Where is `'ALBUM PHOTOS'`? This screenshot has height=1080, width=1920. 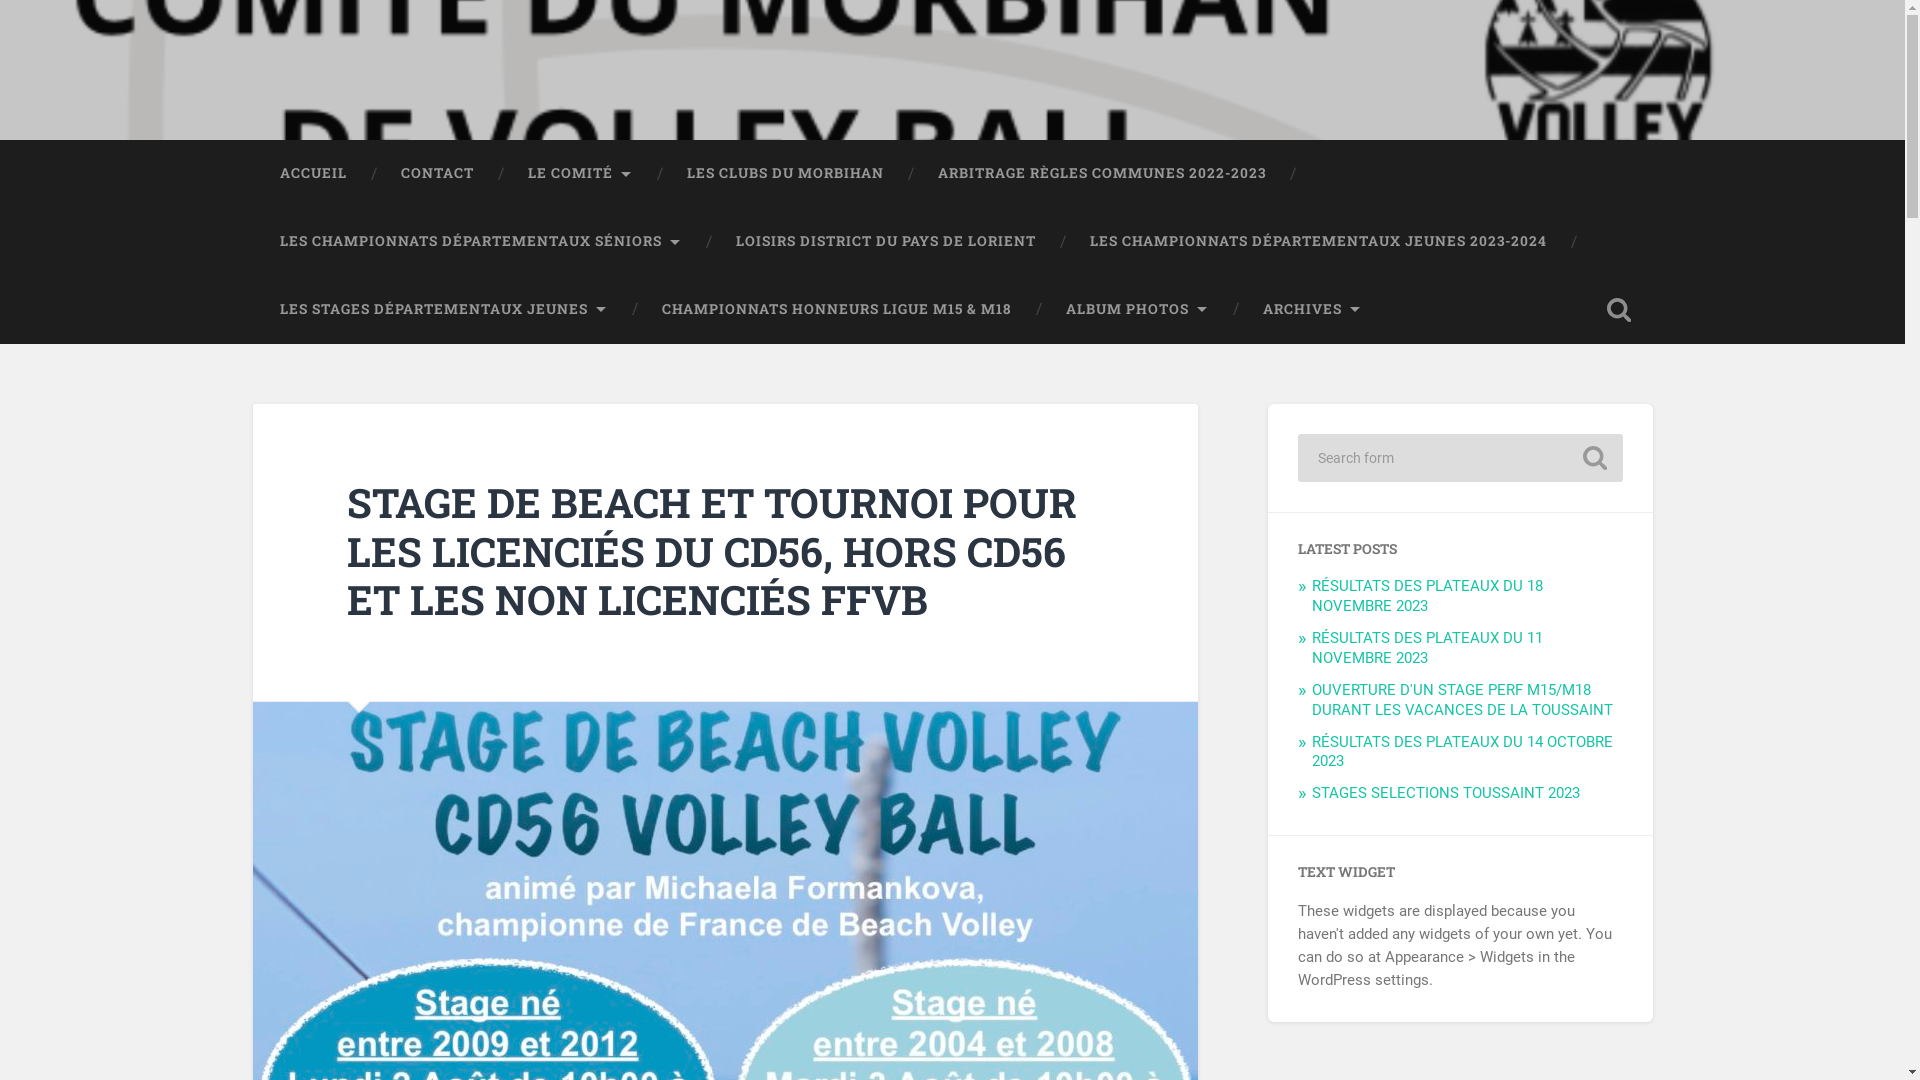 'ALBUM PHOTOS' is located at coordinates (1136, 309).